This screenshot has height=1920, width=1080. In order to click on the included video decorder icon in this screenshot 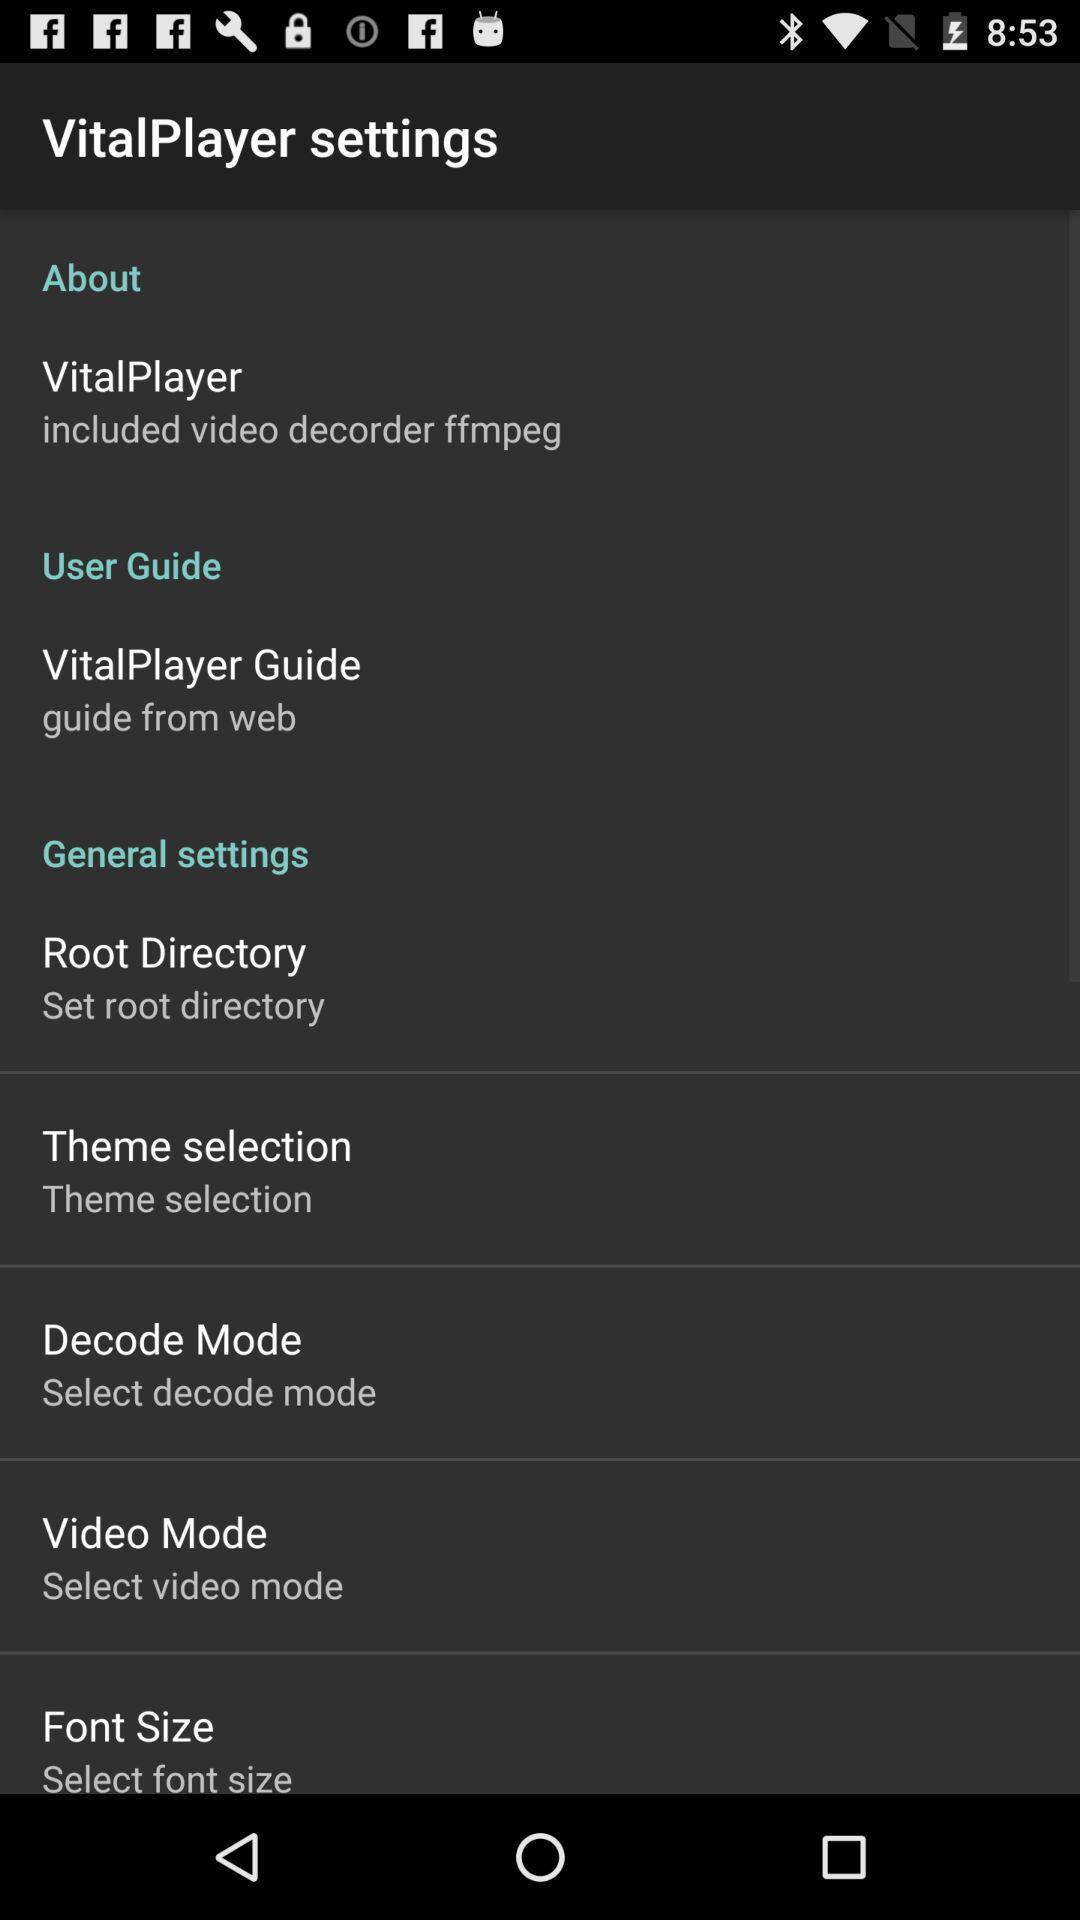, I will do `click(301, 427)`.